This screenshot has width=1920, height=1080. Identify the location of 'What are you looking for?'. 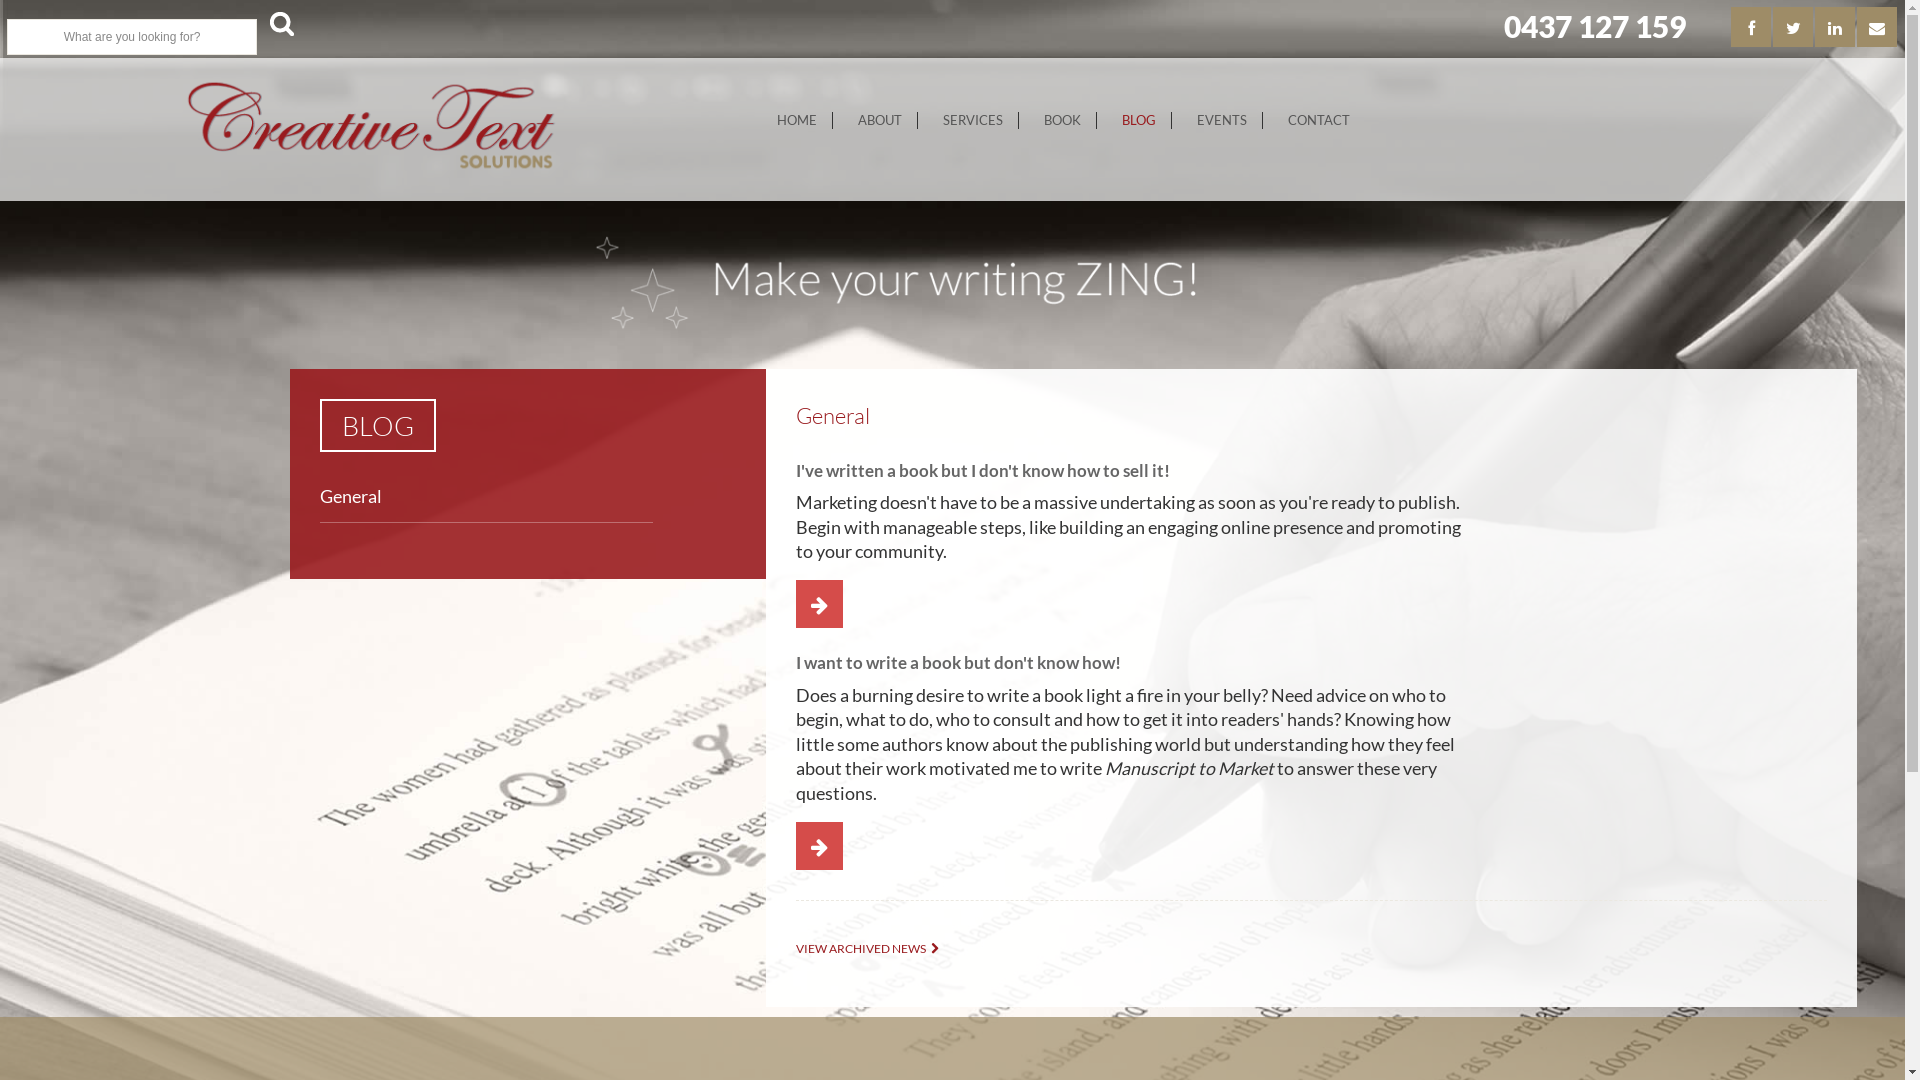
(130, 37).